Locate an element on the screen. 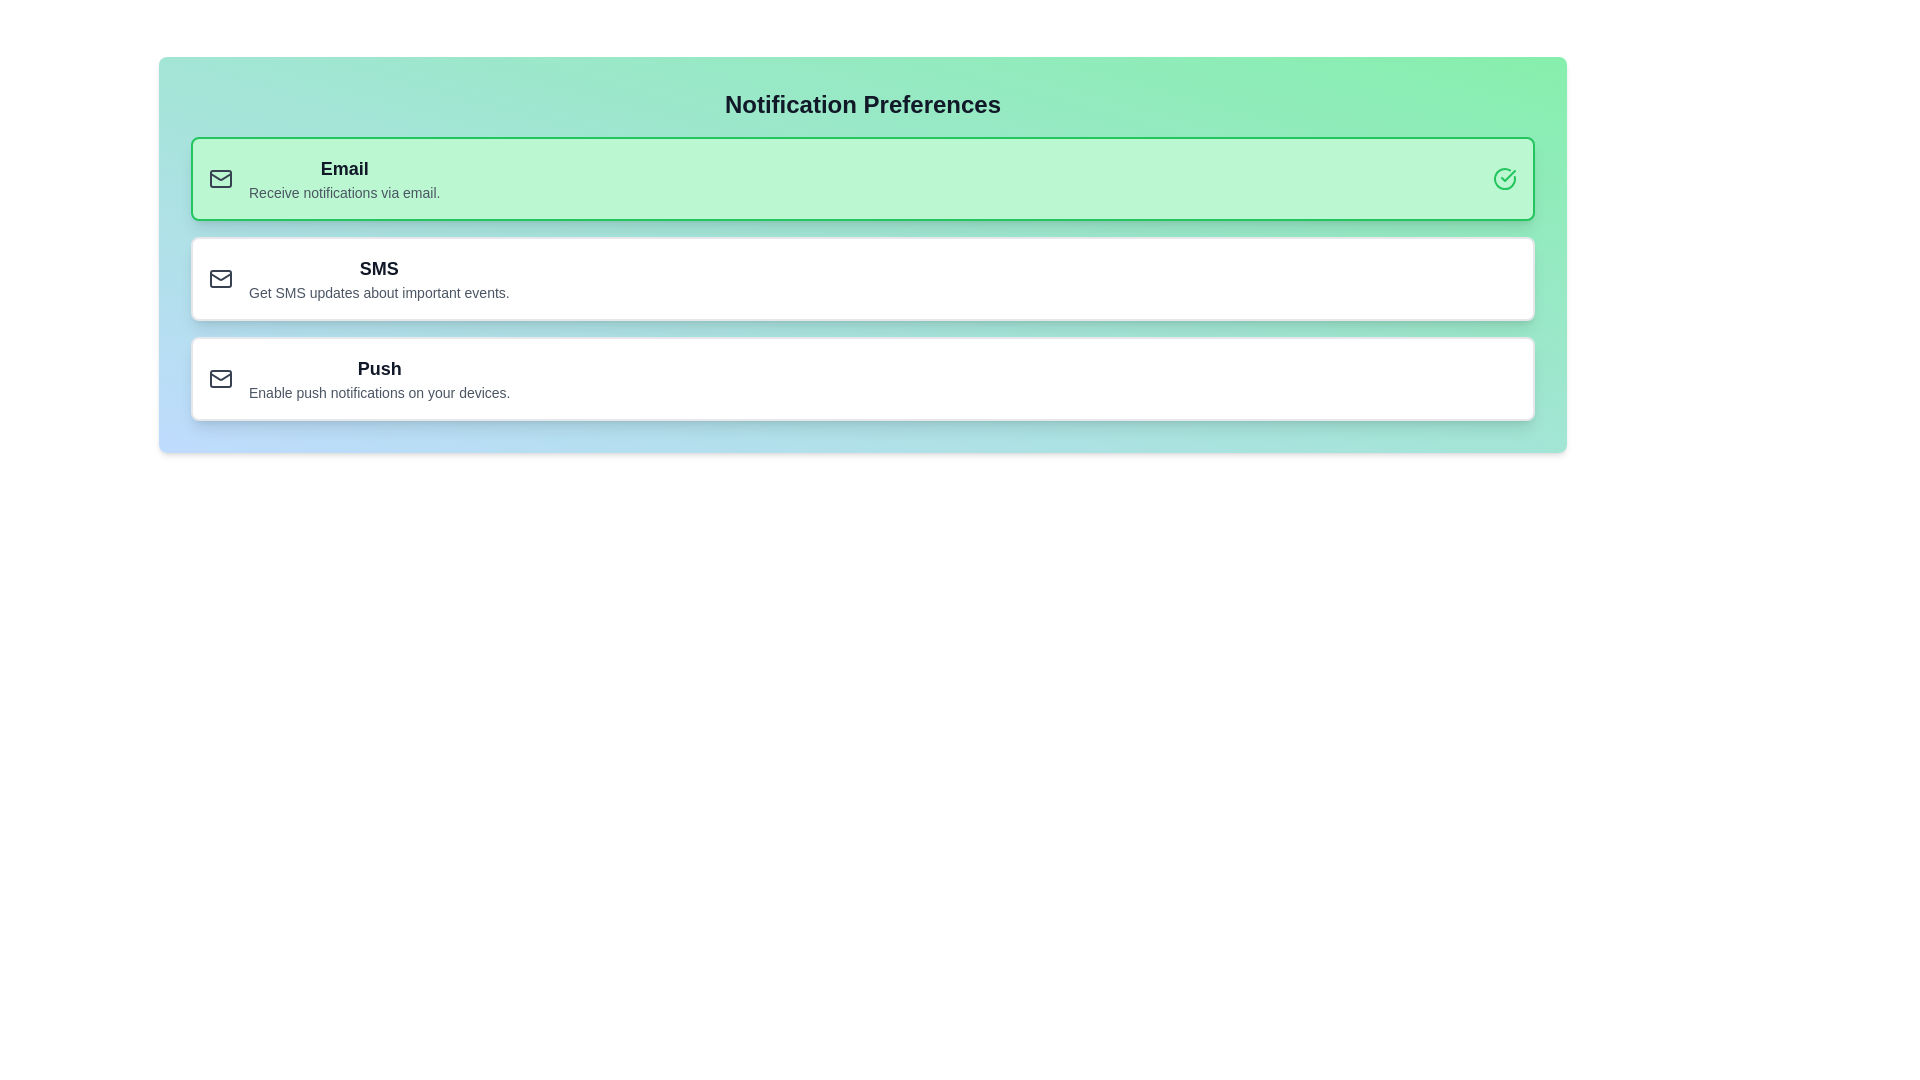 Image resolution: width=1920 pixels, height=1080 pixels. the 'Email' text label which is displayed in a large, bold font style and is located within a green background row is located at coordinates (344, 168).